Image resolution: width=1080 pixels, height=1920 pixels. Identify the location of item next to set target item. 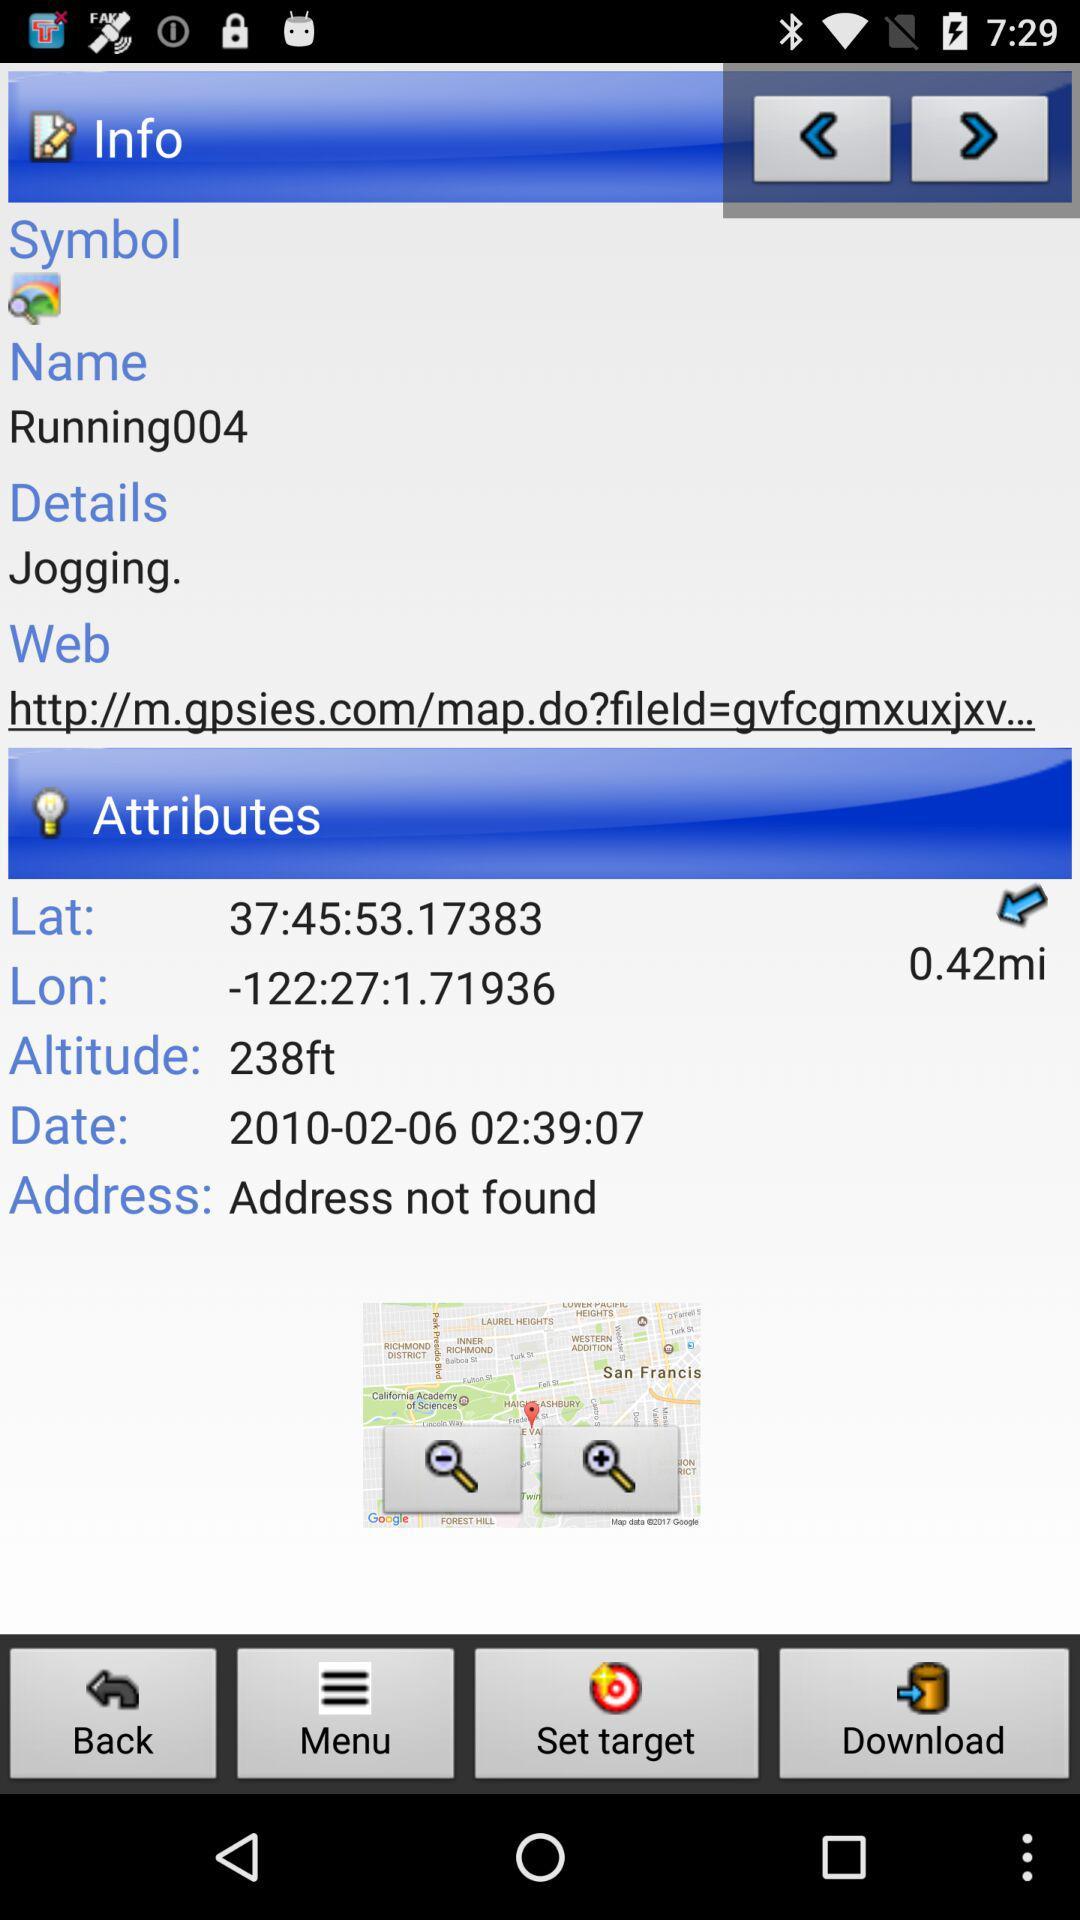
(924, 1718).